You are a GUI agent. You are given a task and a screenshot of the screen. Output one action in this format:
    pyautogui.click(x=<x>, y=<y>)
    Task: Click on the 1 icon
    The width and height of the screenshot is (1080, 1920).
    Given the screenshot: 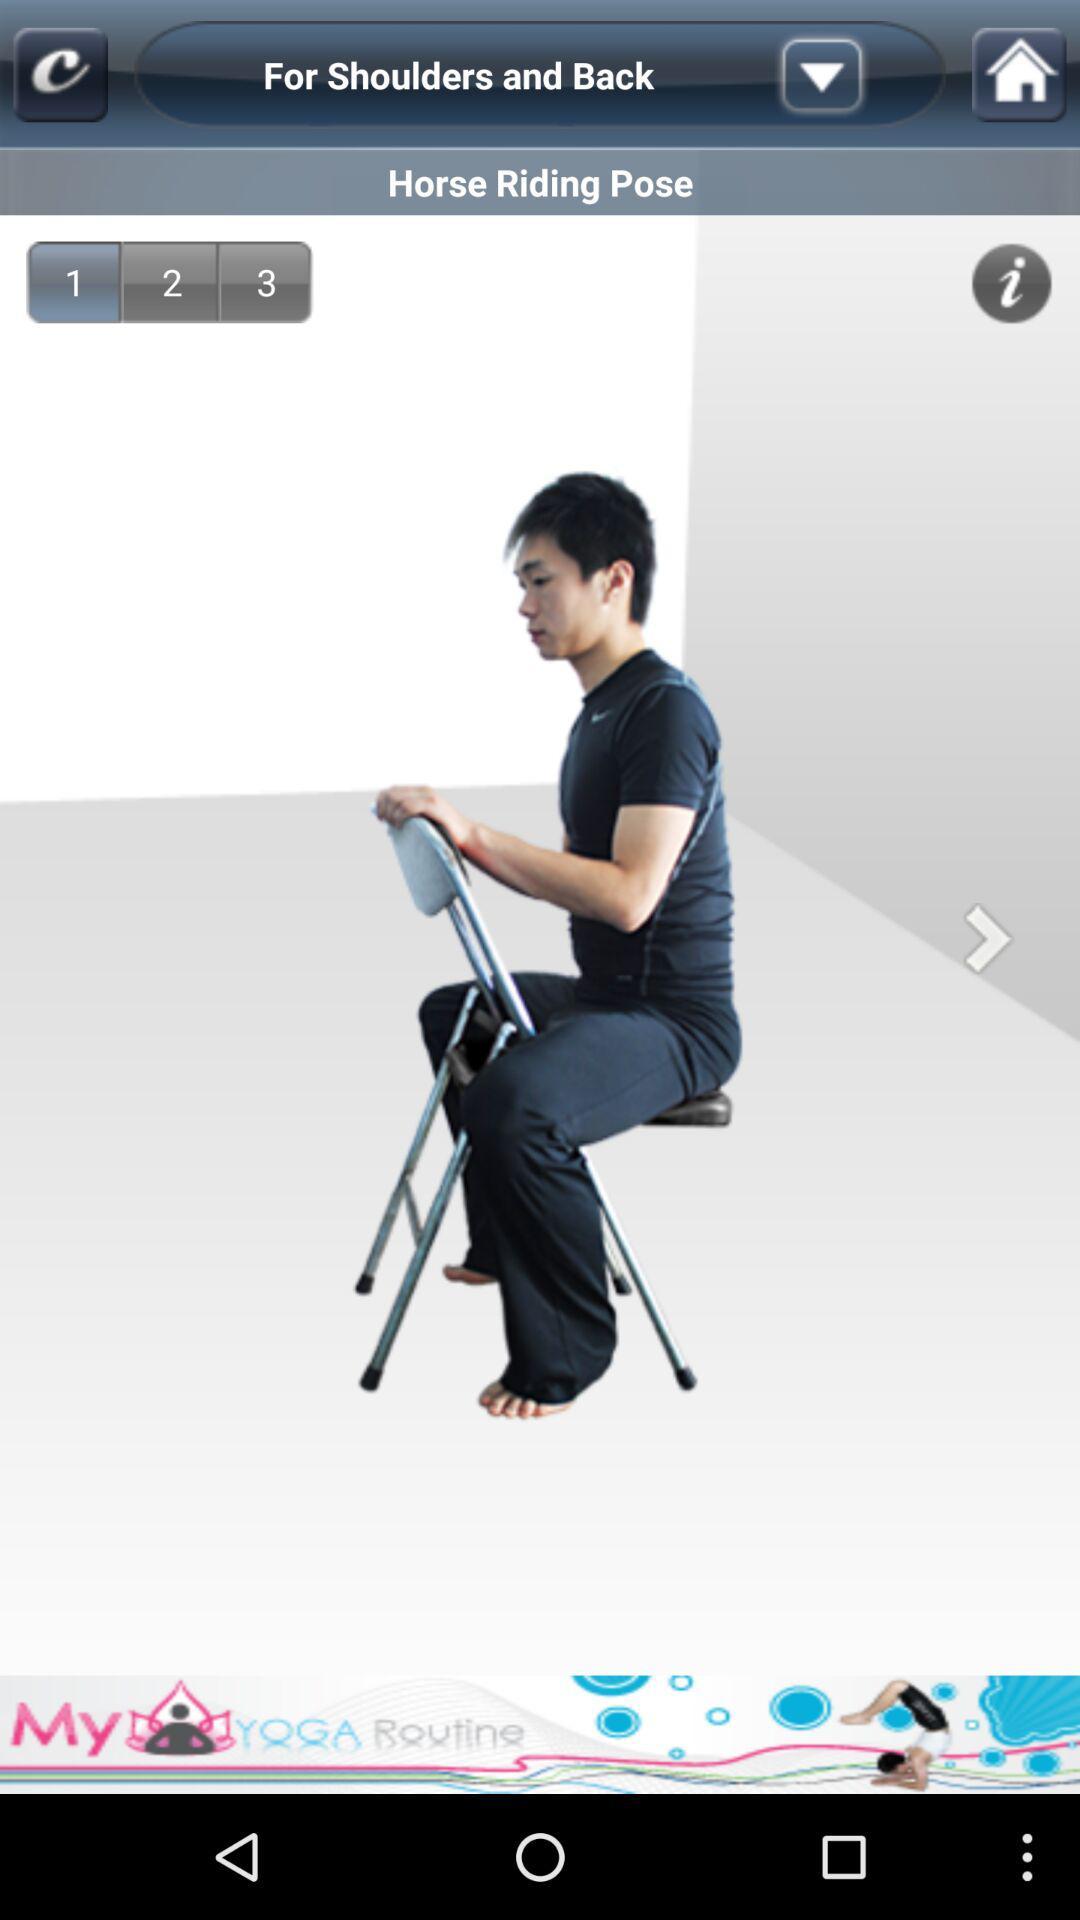 What is the action you would take?
    pyautogui.click(x=73, y=281)
    